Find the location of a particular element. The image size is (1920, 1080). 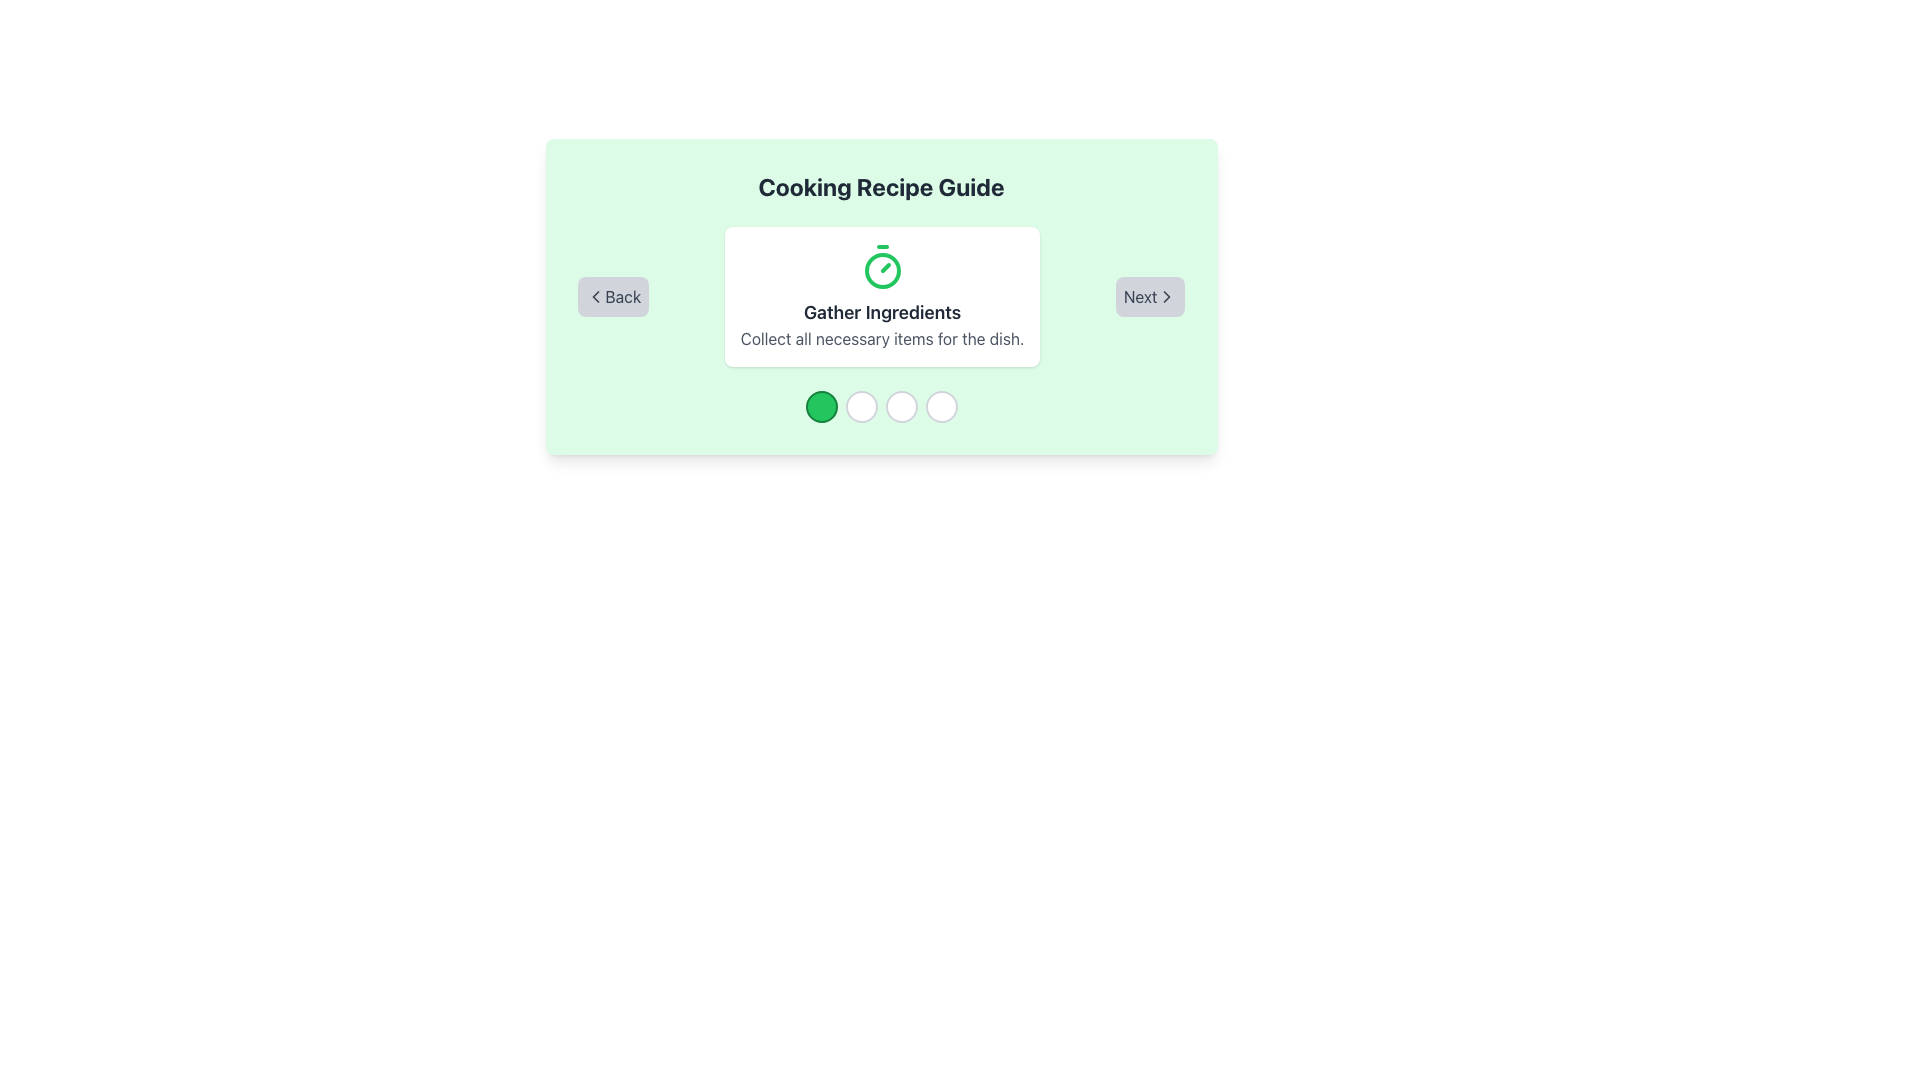

the fourth circular progress indicator/button is located at coordinates (940, 406).